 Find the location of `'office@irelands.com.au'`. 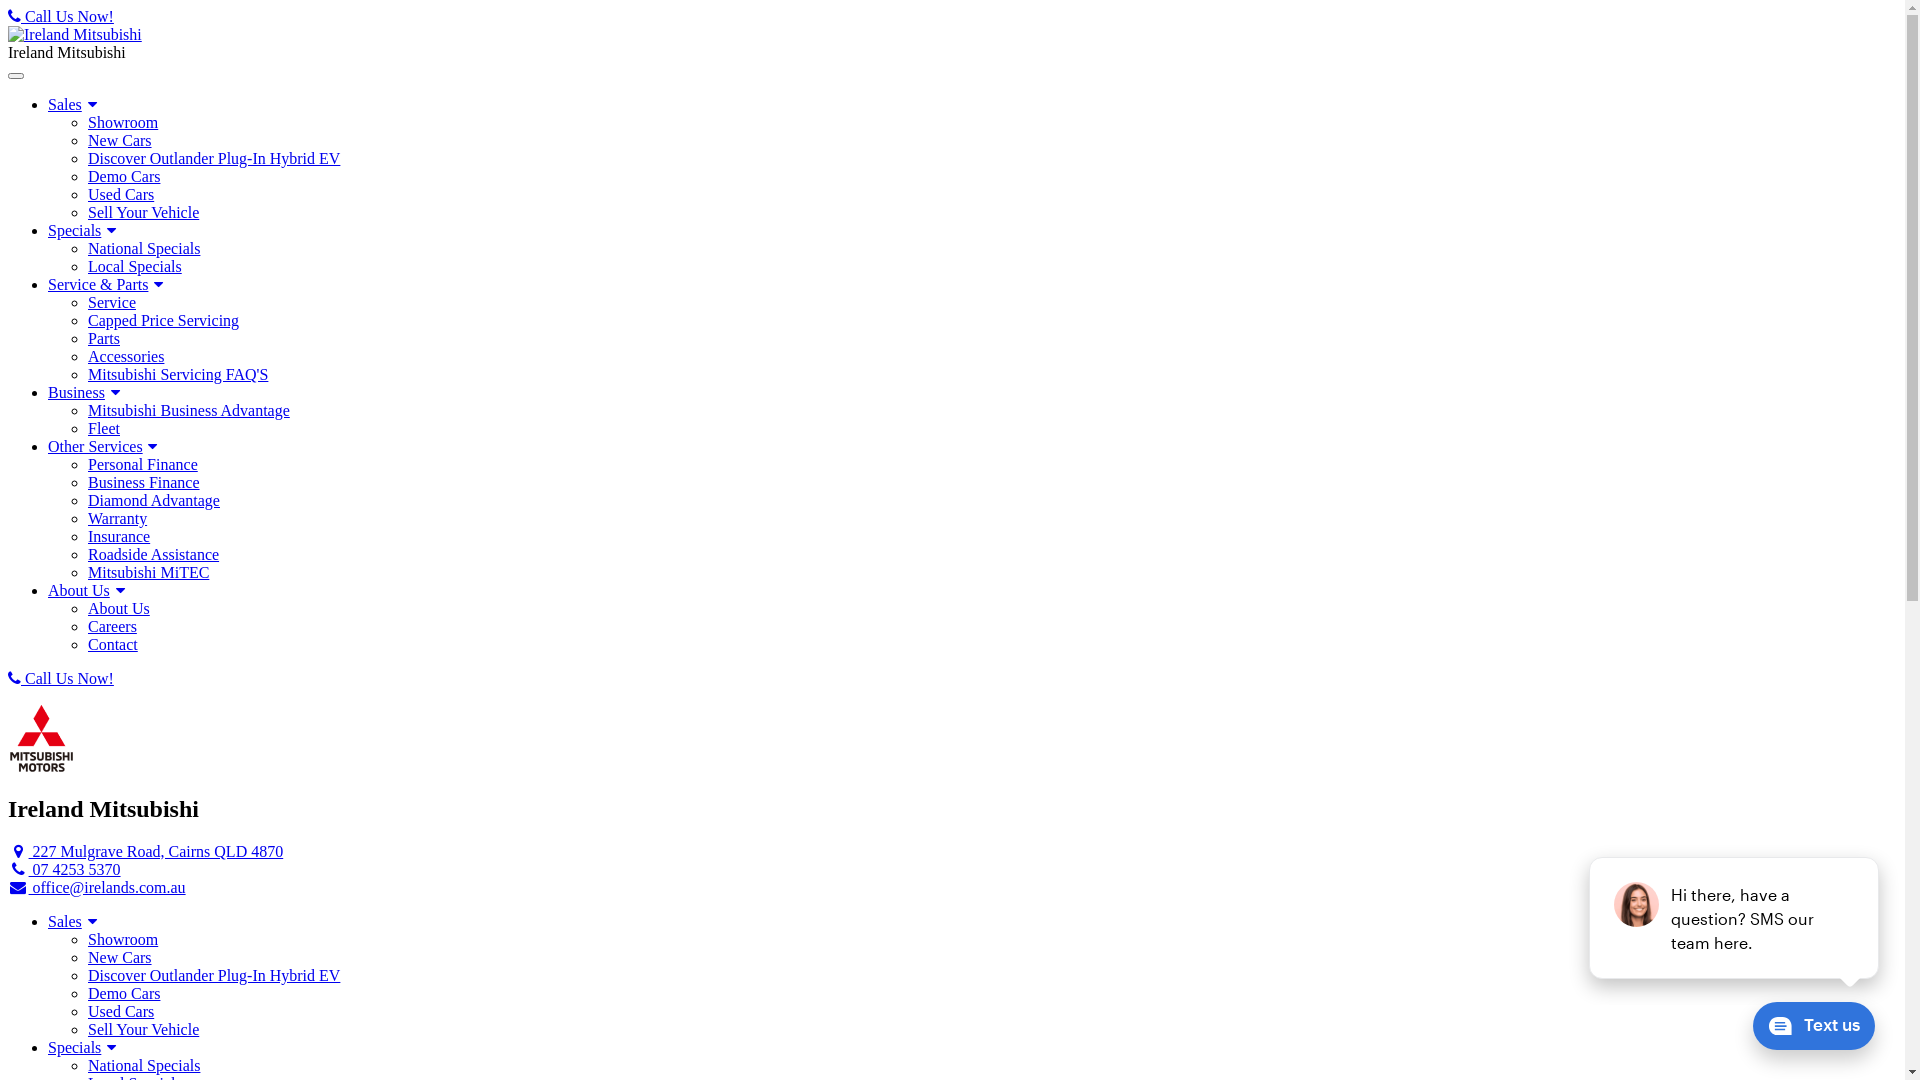

'office@irelands.com.au' is located at coordinates (8, 886).